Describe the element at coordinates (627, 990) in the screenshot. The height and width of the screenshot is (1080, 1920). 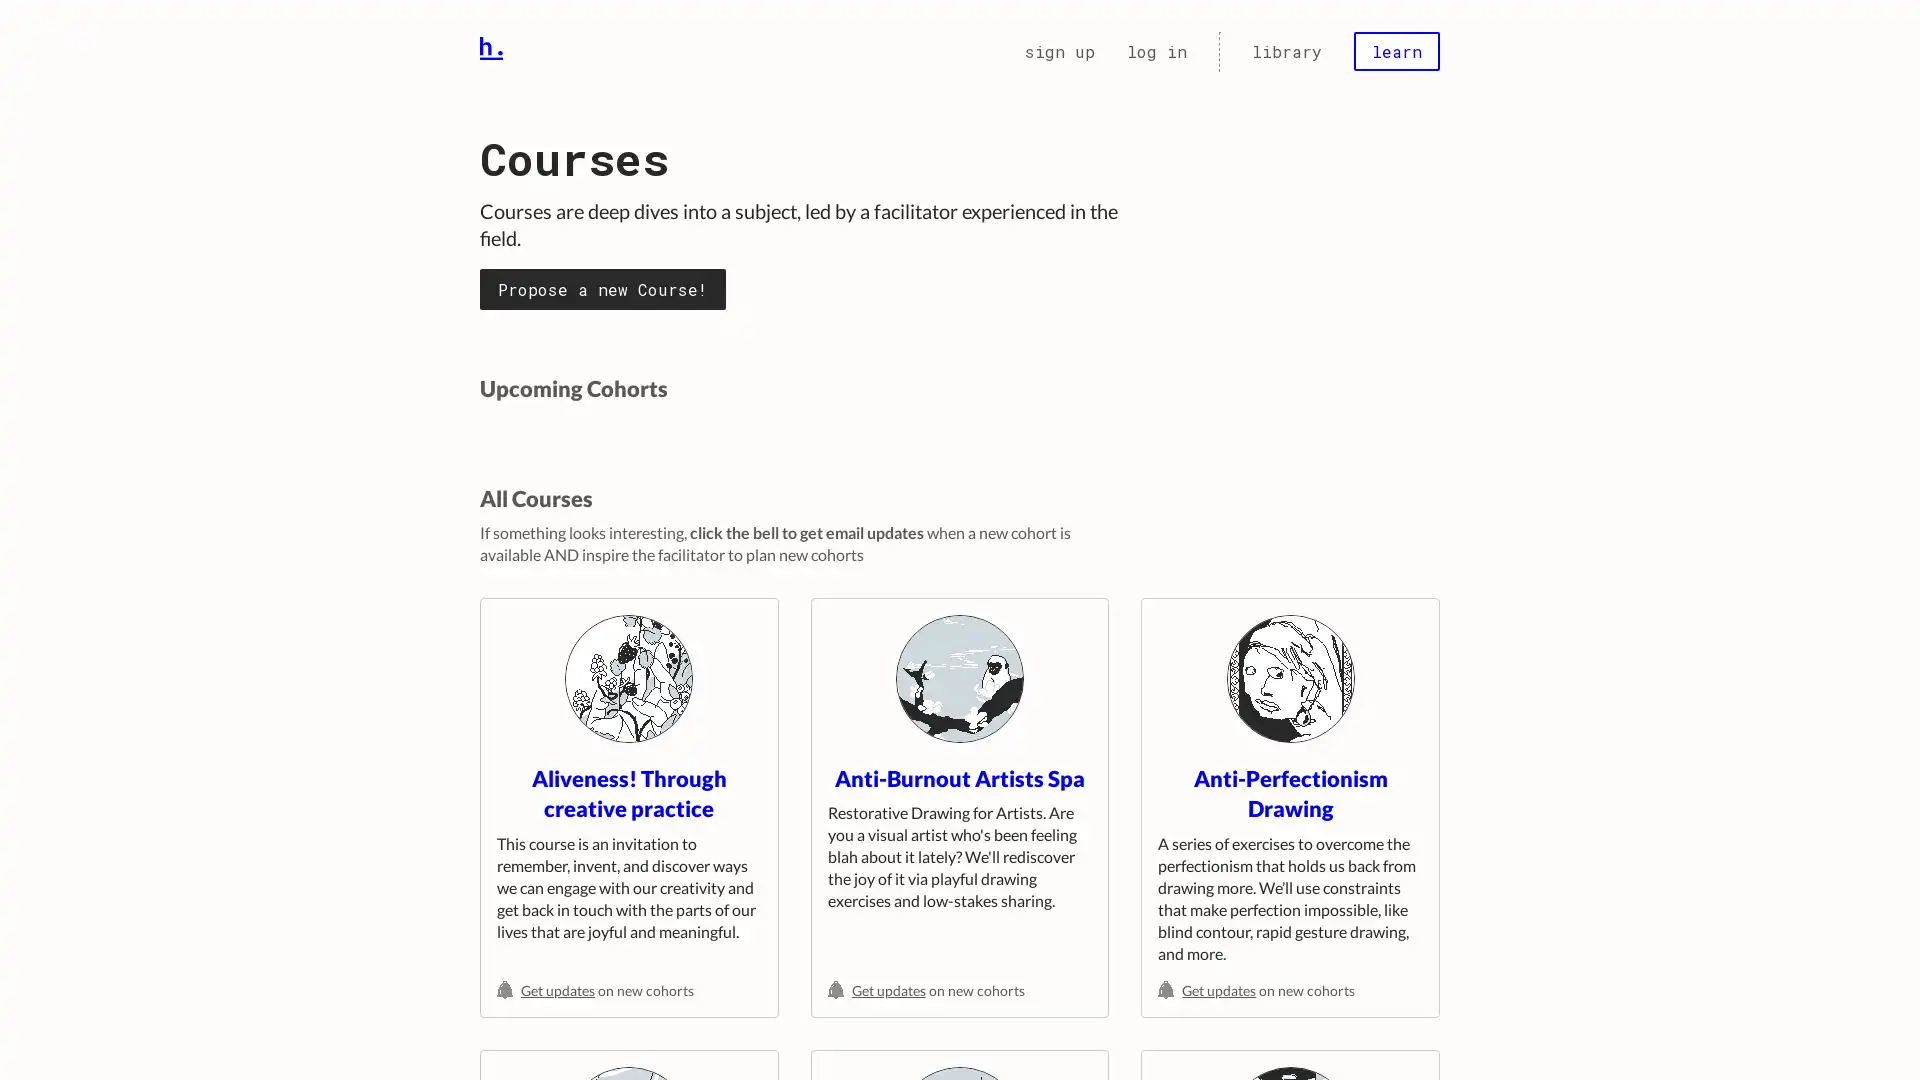
I see `Get updates on new cohorts` at that location.